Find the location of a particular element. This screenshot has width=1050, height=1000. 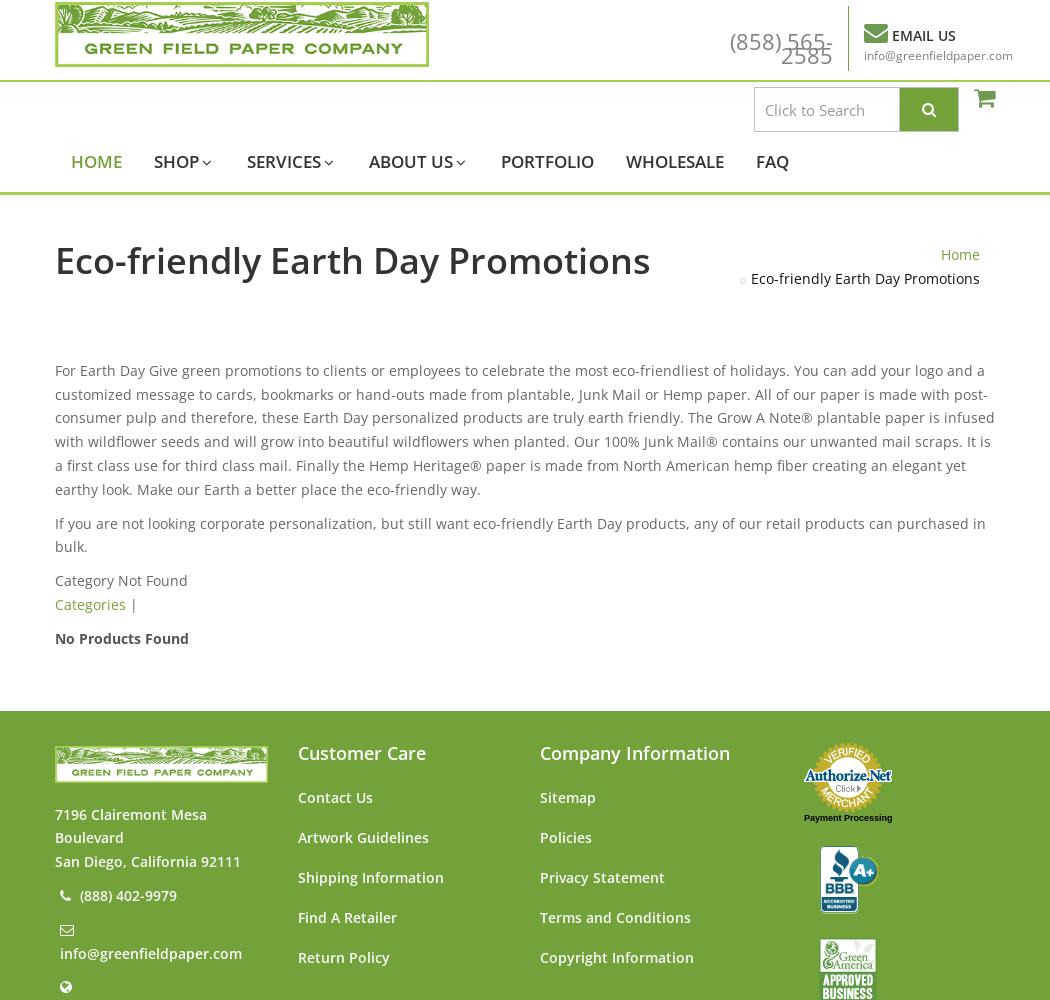

'Payment Processing' is located at coordinates (847, 816).